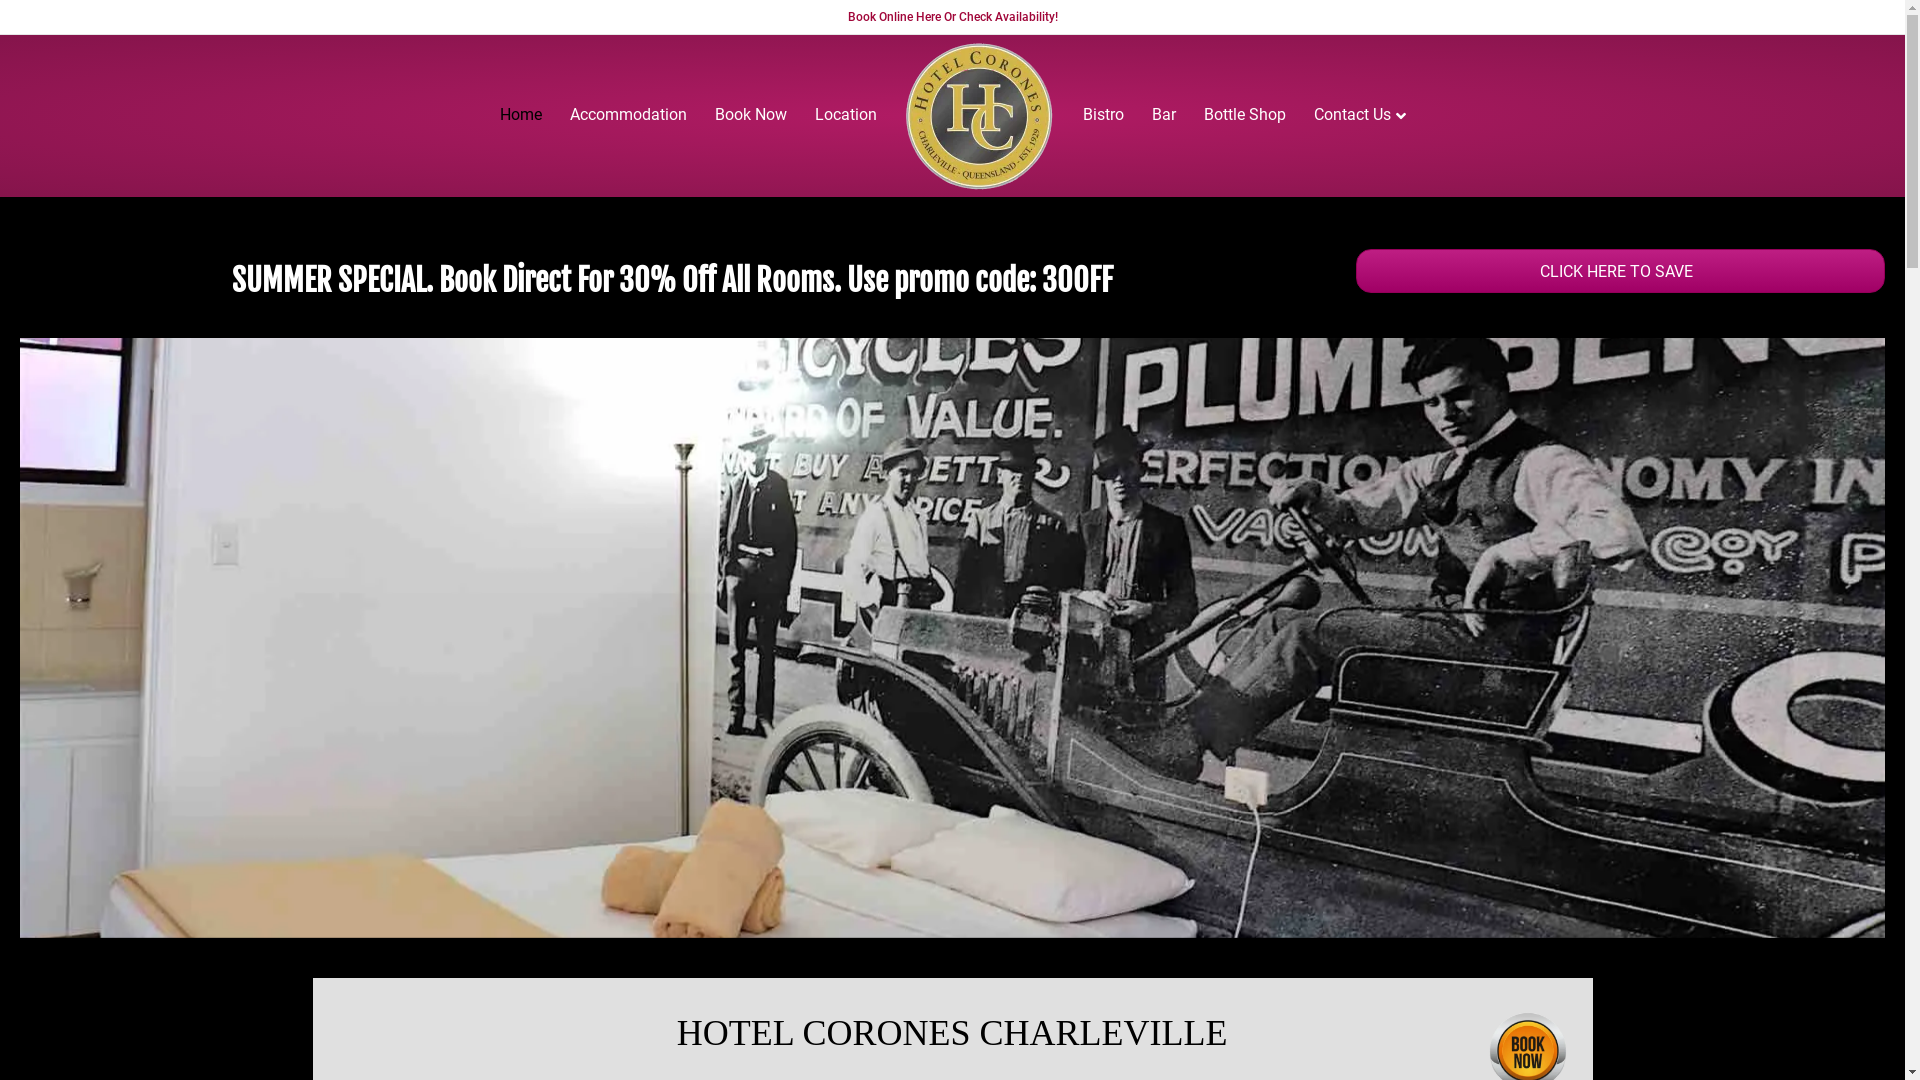 This screenshot has width=1920, height=1080. What do you see at coordinates (1621, 271) in the screenshot?
I see `'CLICK HERE TO SAVE'` at bounding box center [1621, 271].